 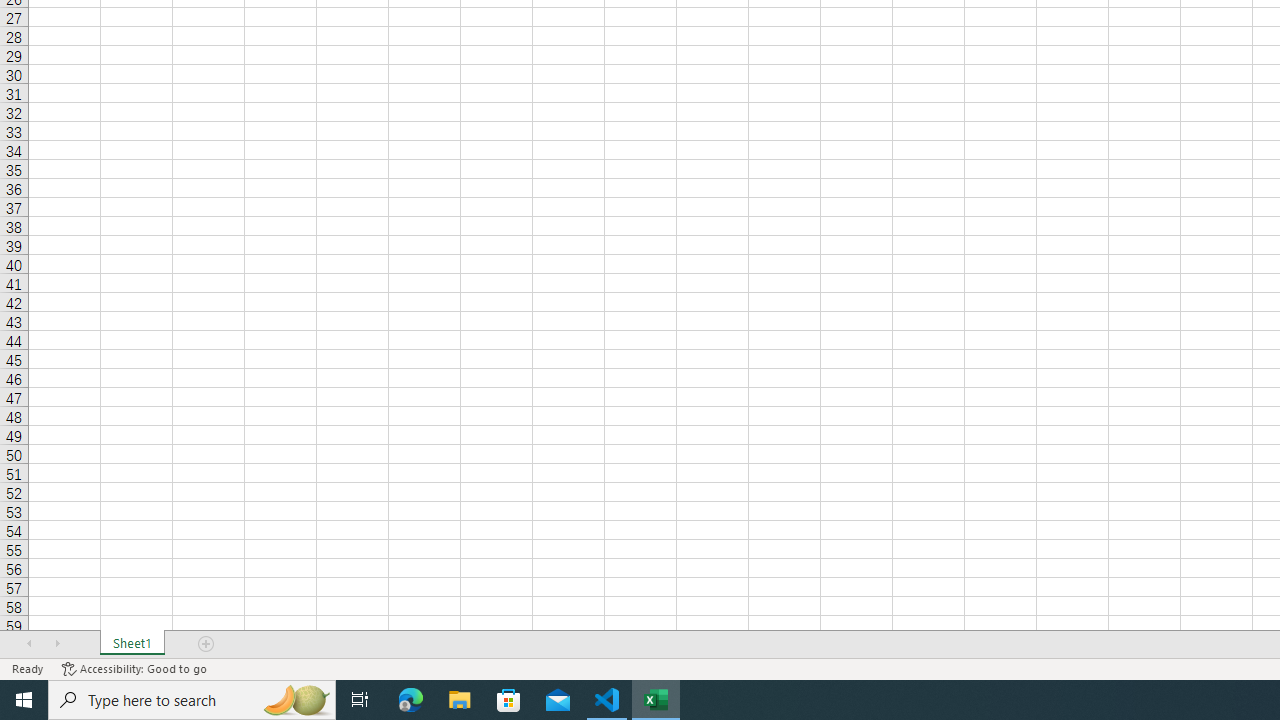 What do you see at coordinates (509, 698) in the screenshot?
I see `'Microsoft Store'` at bounding box center [509, 698].